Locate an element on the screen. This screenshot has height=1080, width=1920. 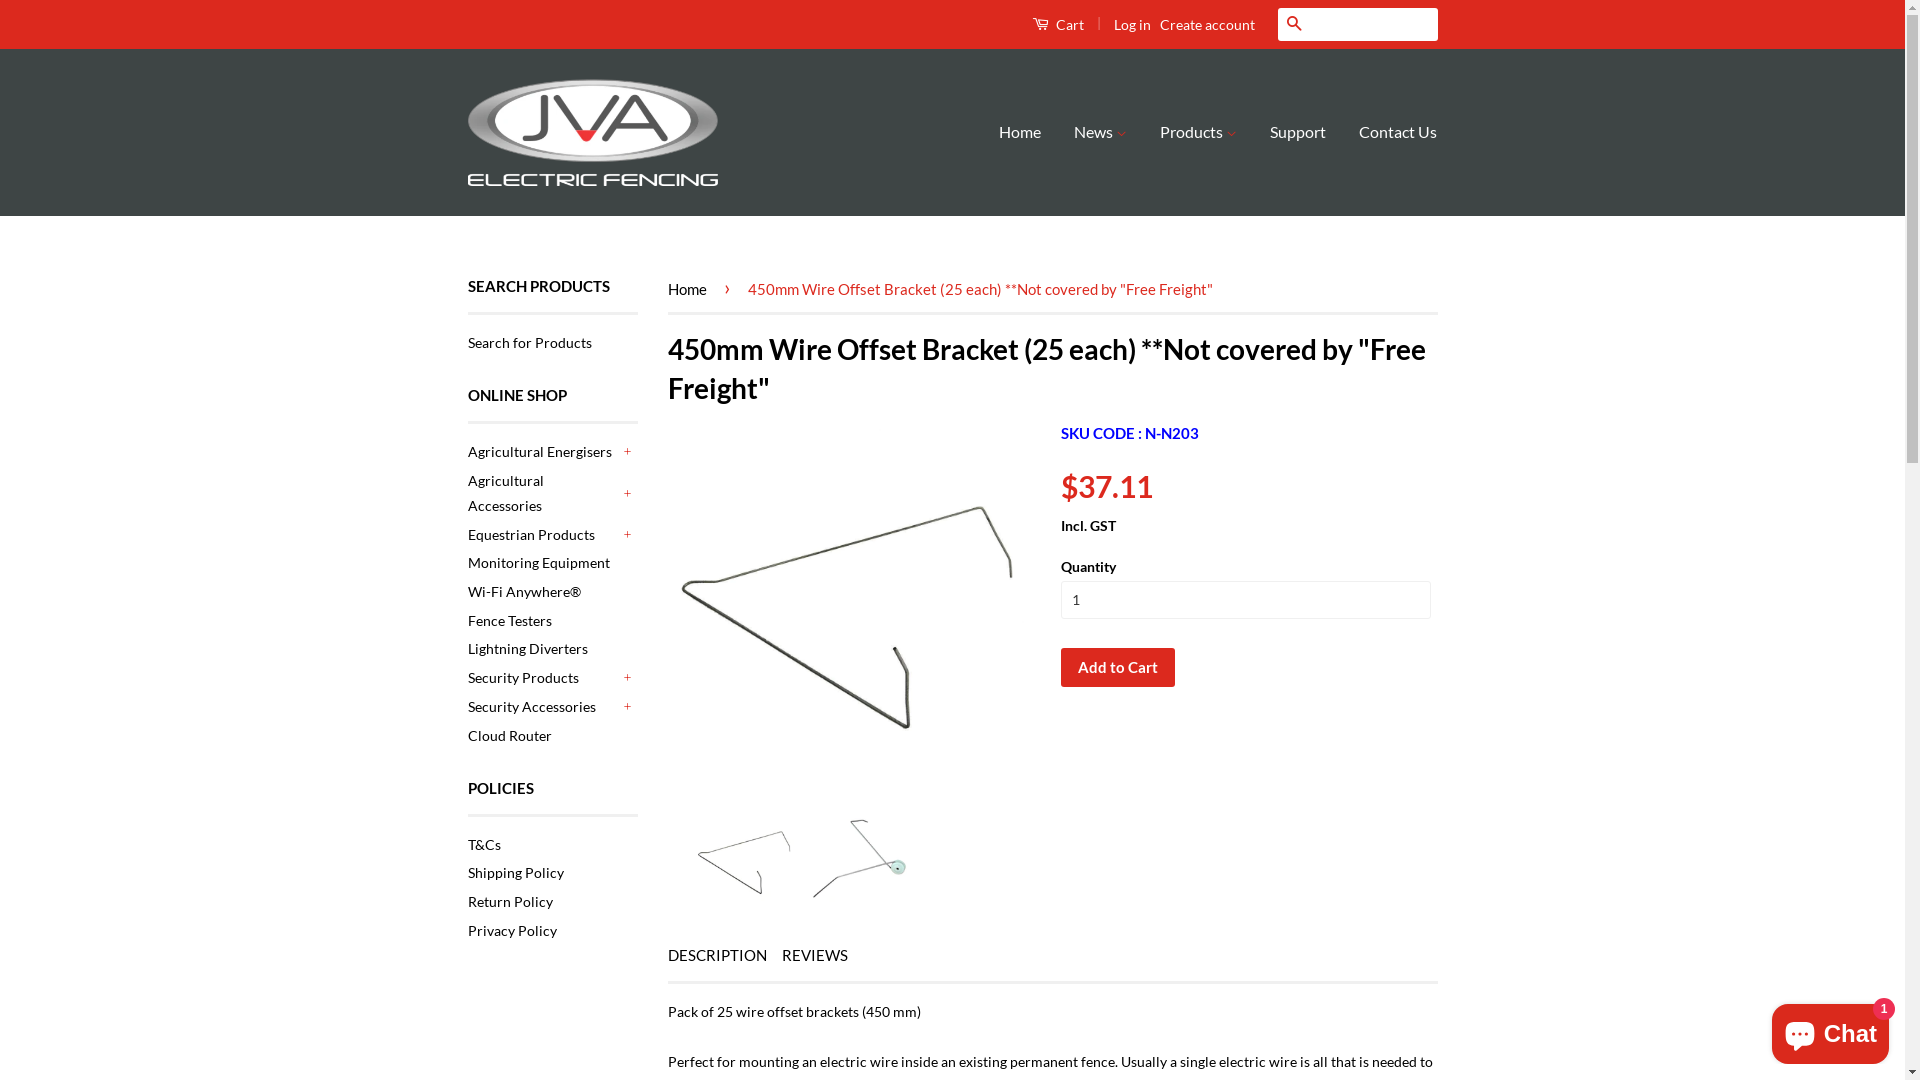
'Monitoring Equipment' is located at coordinates (466, 562).